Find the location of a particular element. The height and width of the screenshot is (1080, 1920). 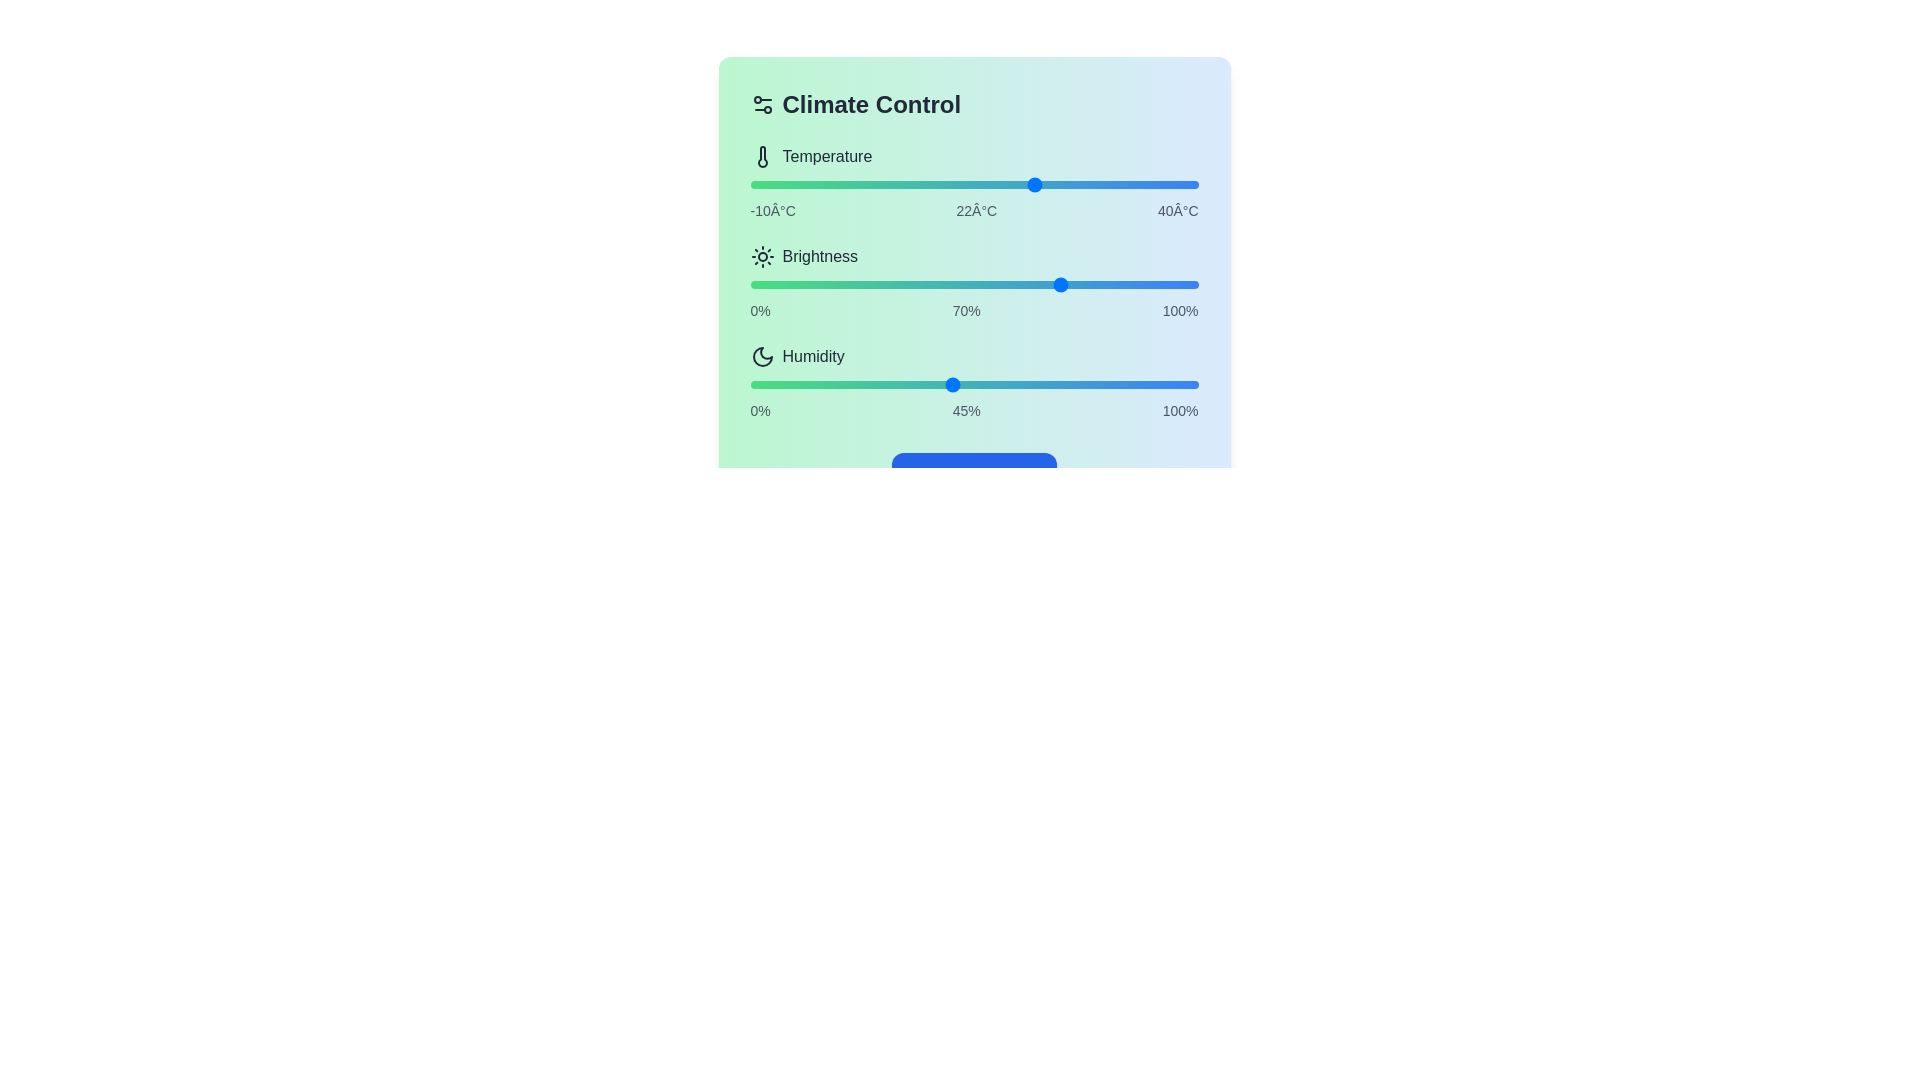

the vertically aligned group of three sliders labeled Temperature, Brightness, and Humidity is located at coordinates (974, 282).